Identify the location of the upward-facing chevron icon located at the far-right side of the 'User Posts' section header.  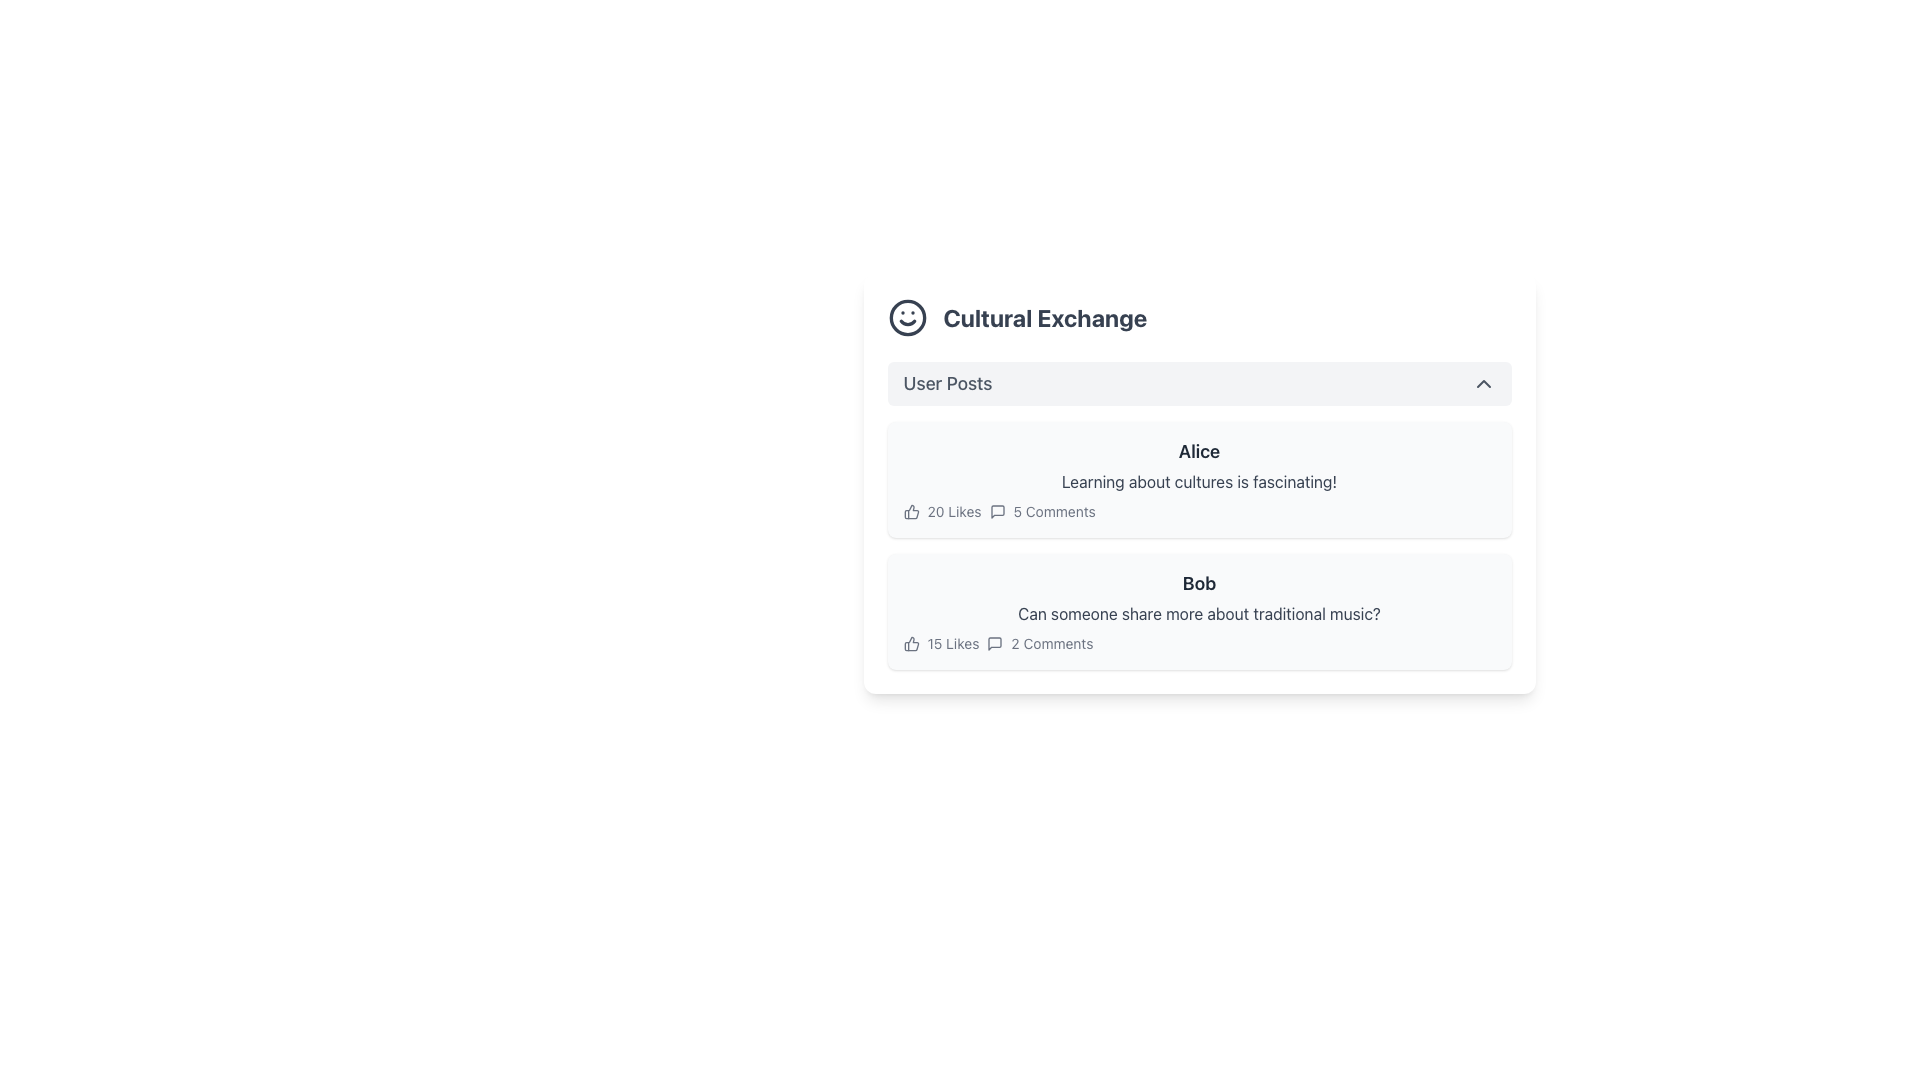
(1483, 384).